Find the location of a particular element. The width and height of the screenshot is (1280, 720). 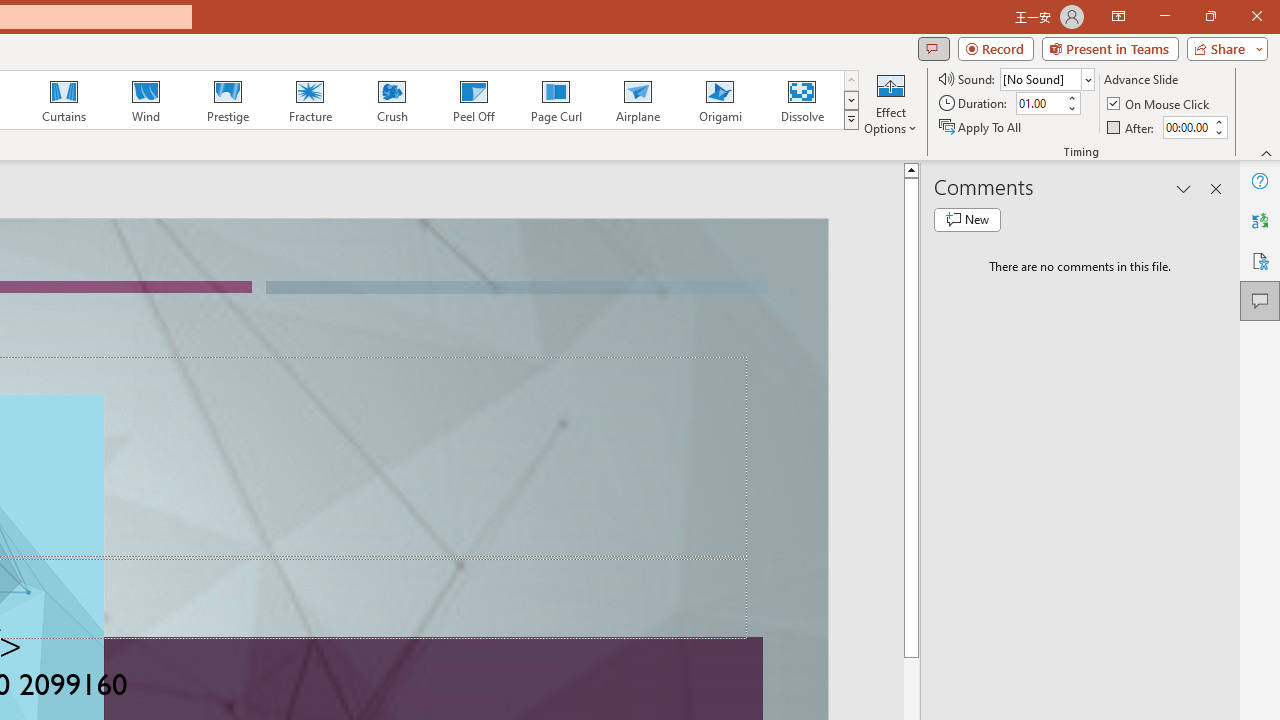

'Line up' is located at coordinates (910, 168).